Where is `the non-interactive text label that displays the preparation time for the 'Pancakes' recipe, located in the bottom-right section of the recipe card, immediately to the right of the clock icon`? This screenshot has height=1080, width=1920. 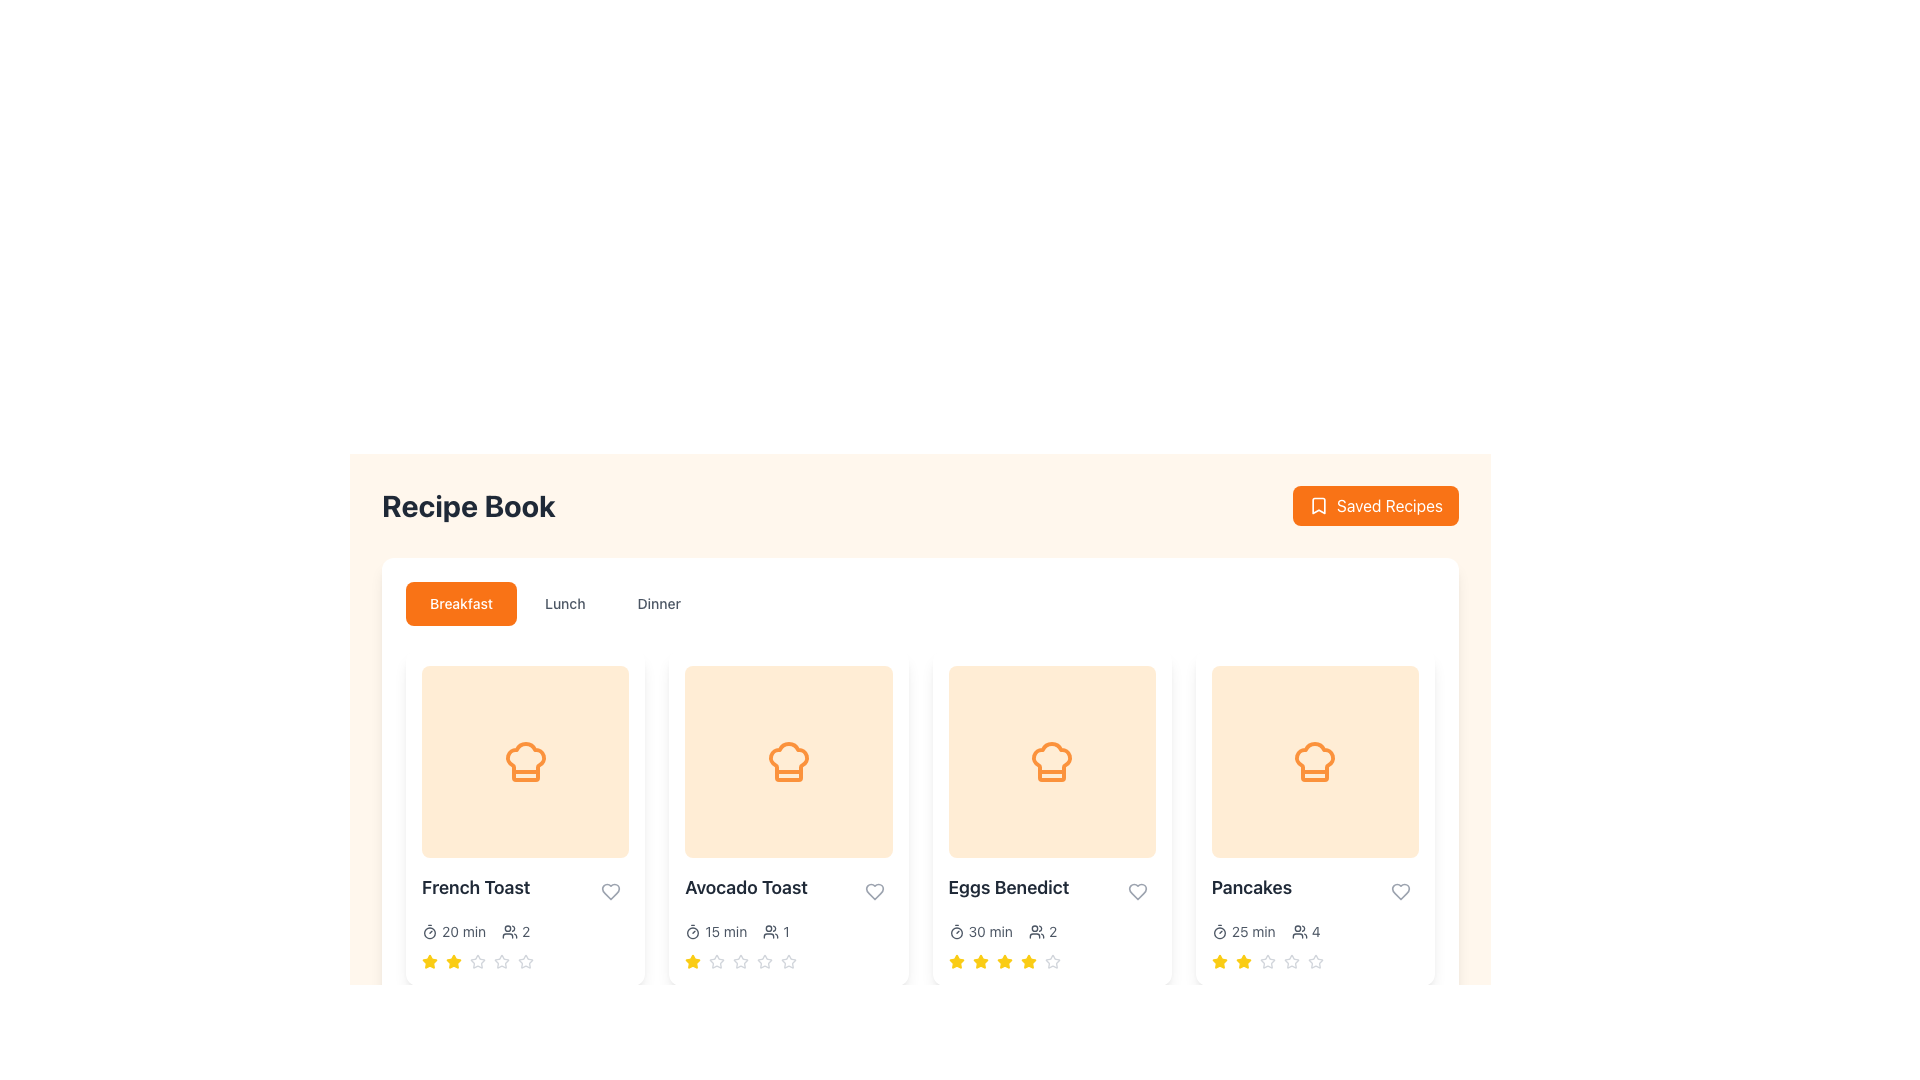 the non-interactive text label that displays the preparation time for the 'Pancakes' recipe, located in the bottom-right section of the recipe card, immediately to the right of the clock icon is located at coordinates (1252, 932).